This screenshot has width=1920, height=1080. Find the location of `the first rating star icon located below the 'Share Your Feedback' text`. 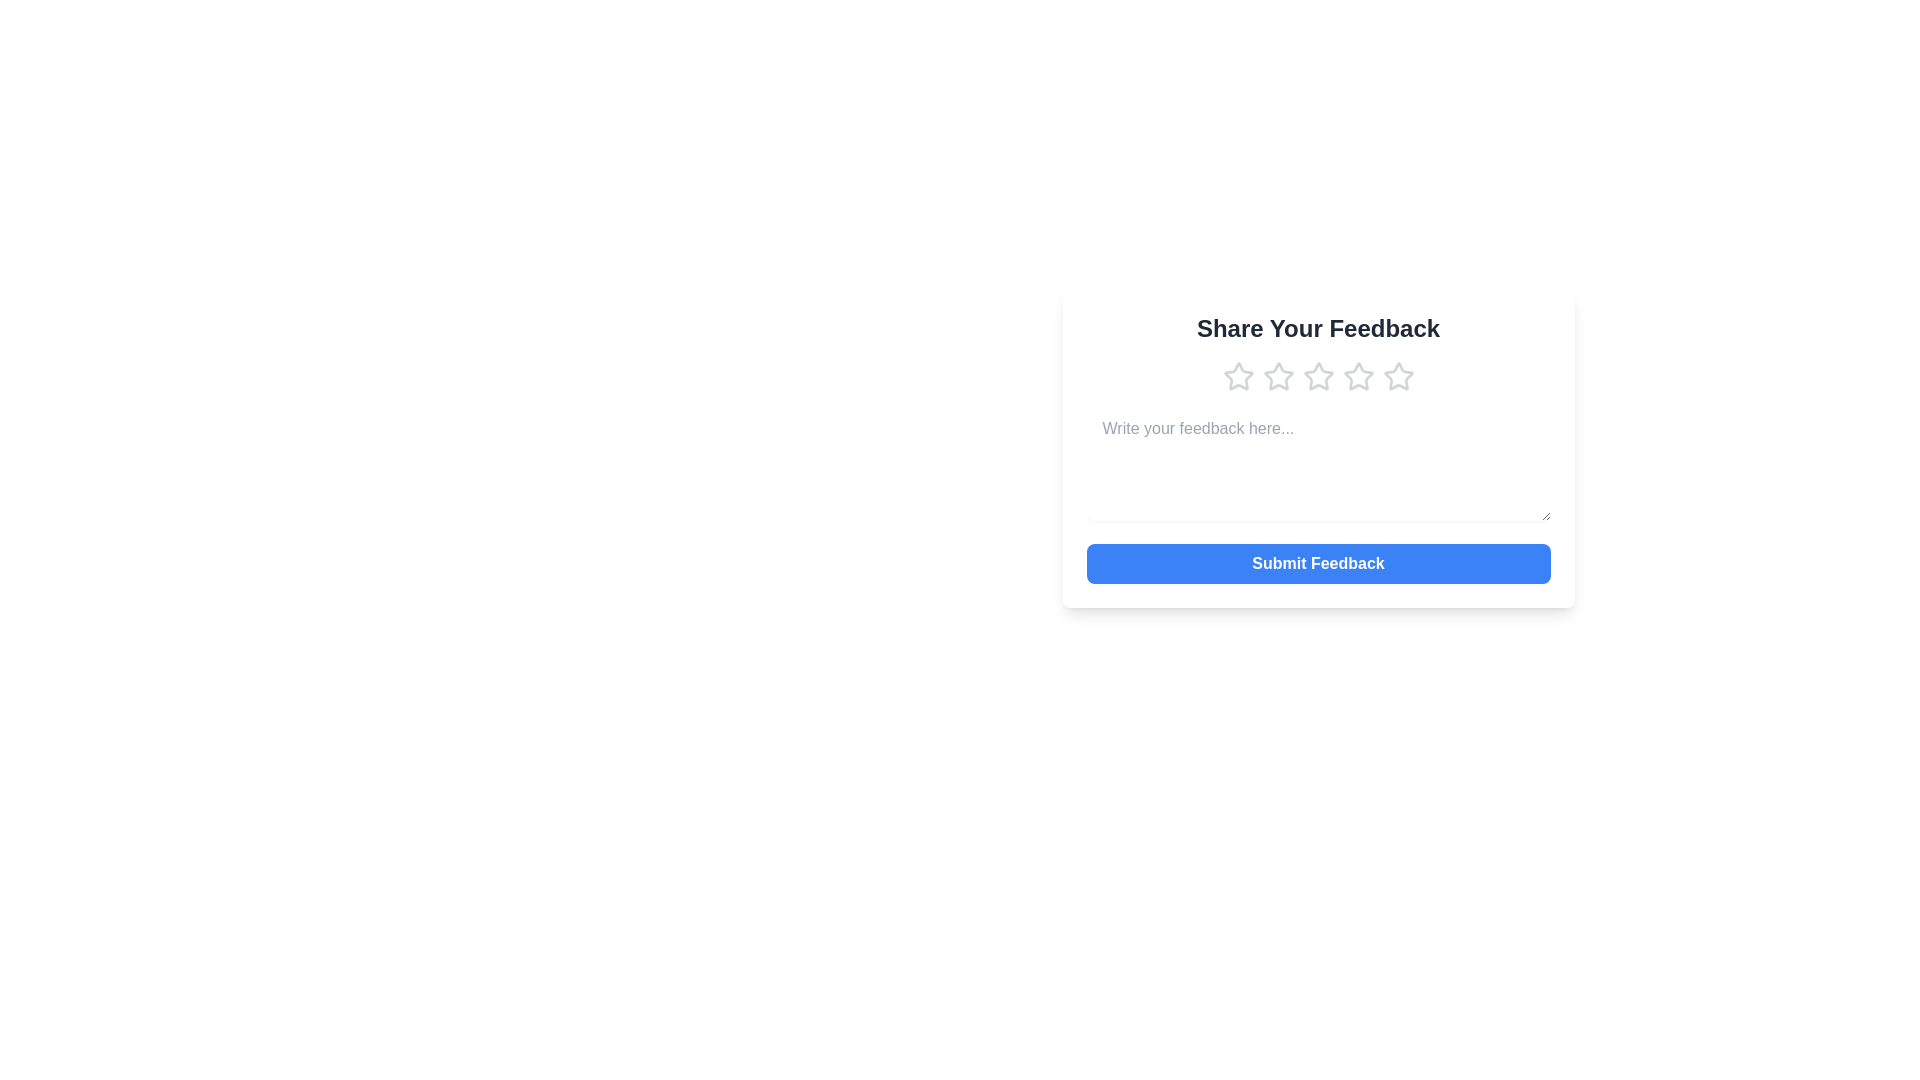

the first rating star icon located below the 'Share Your Feedback' text is located at coordinates (1237, 375).